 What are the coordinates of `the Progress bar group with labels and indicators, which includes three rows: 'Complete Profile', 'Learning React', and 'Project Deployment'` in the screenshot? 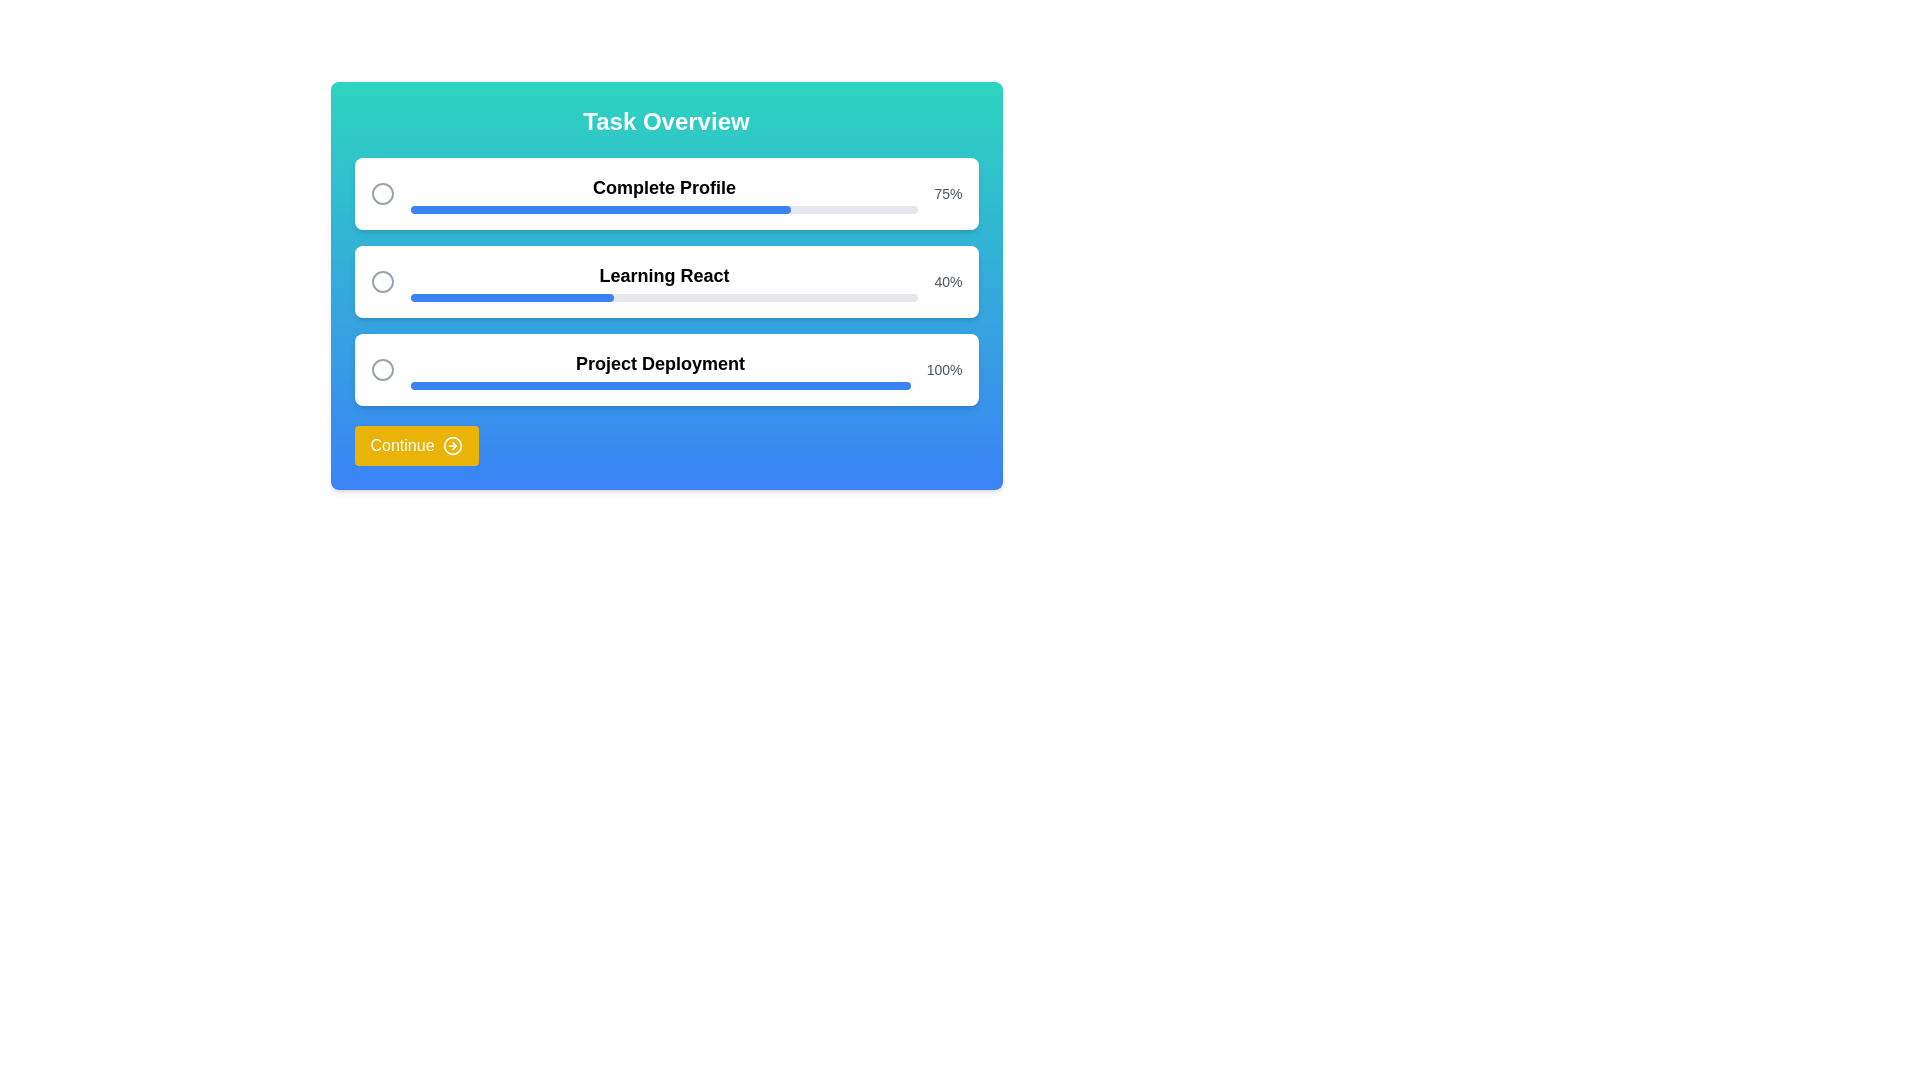 It's located at (666, 281).